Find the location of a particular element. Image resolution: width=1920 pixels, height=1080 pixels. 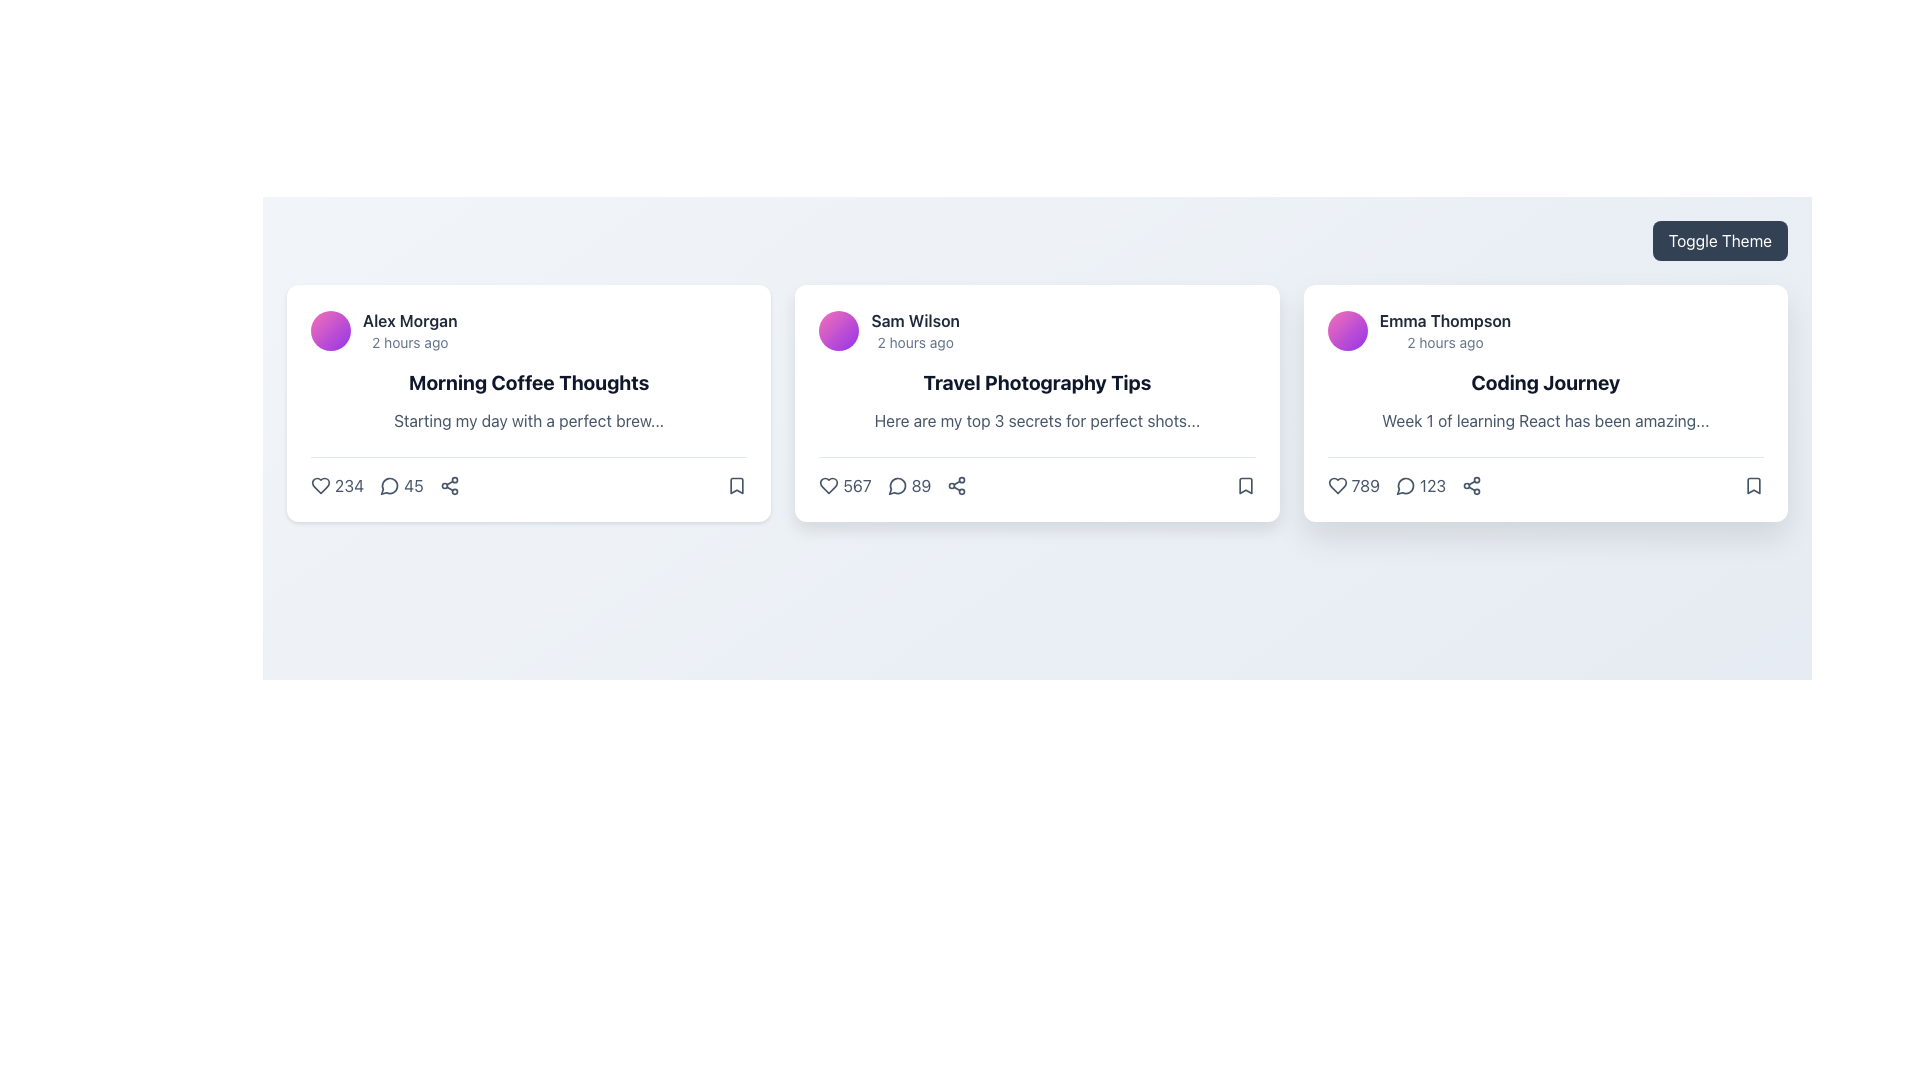

introductory text content located in the central card below the heading 'Travel Photography Tips' is located at coordinates (1037, 419).